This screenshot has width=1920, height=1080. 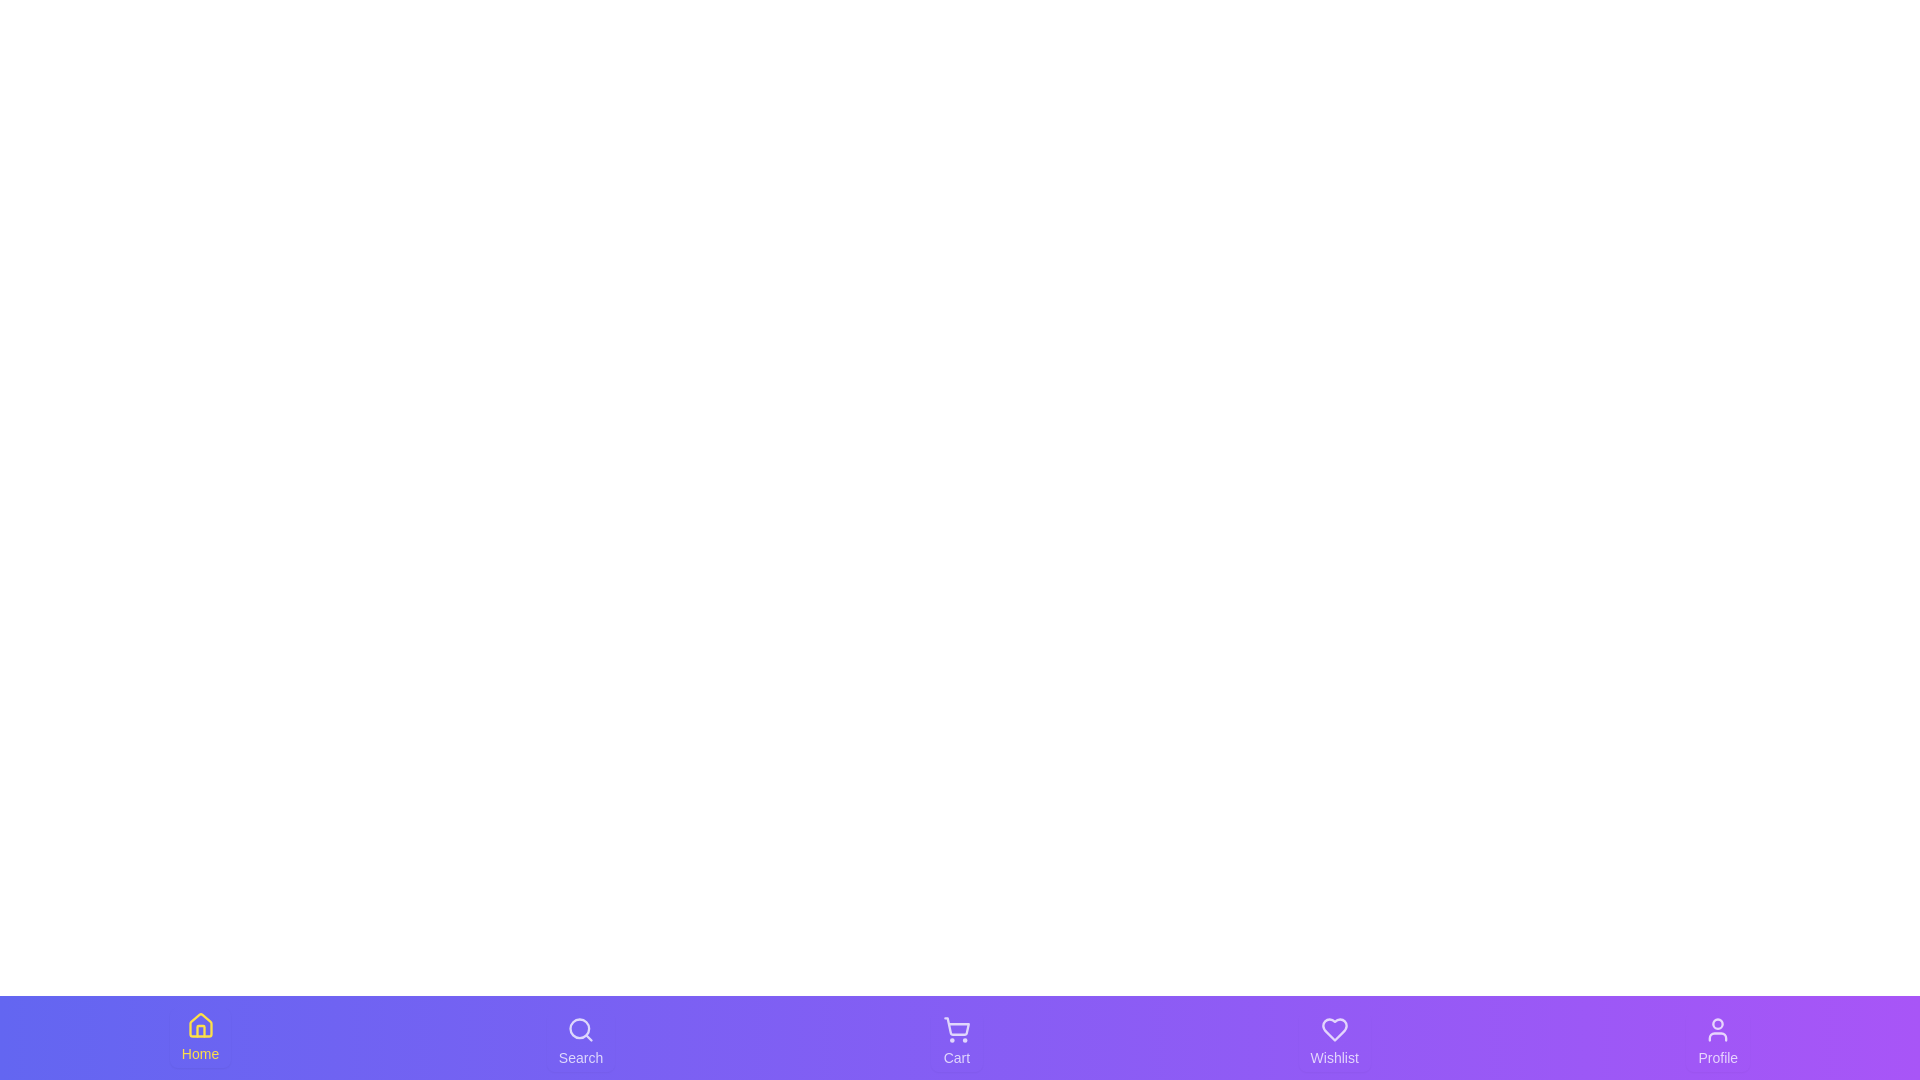 What do you see at coordinates (955, 1040) in the screenshot?
I see `the Cart tab to observe its visual feedback` at bounding box center [955, 1040].